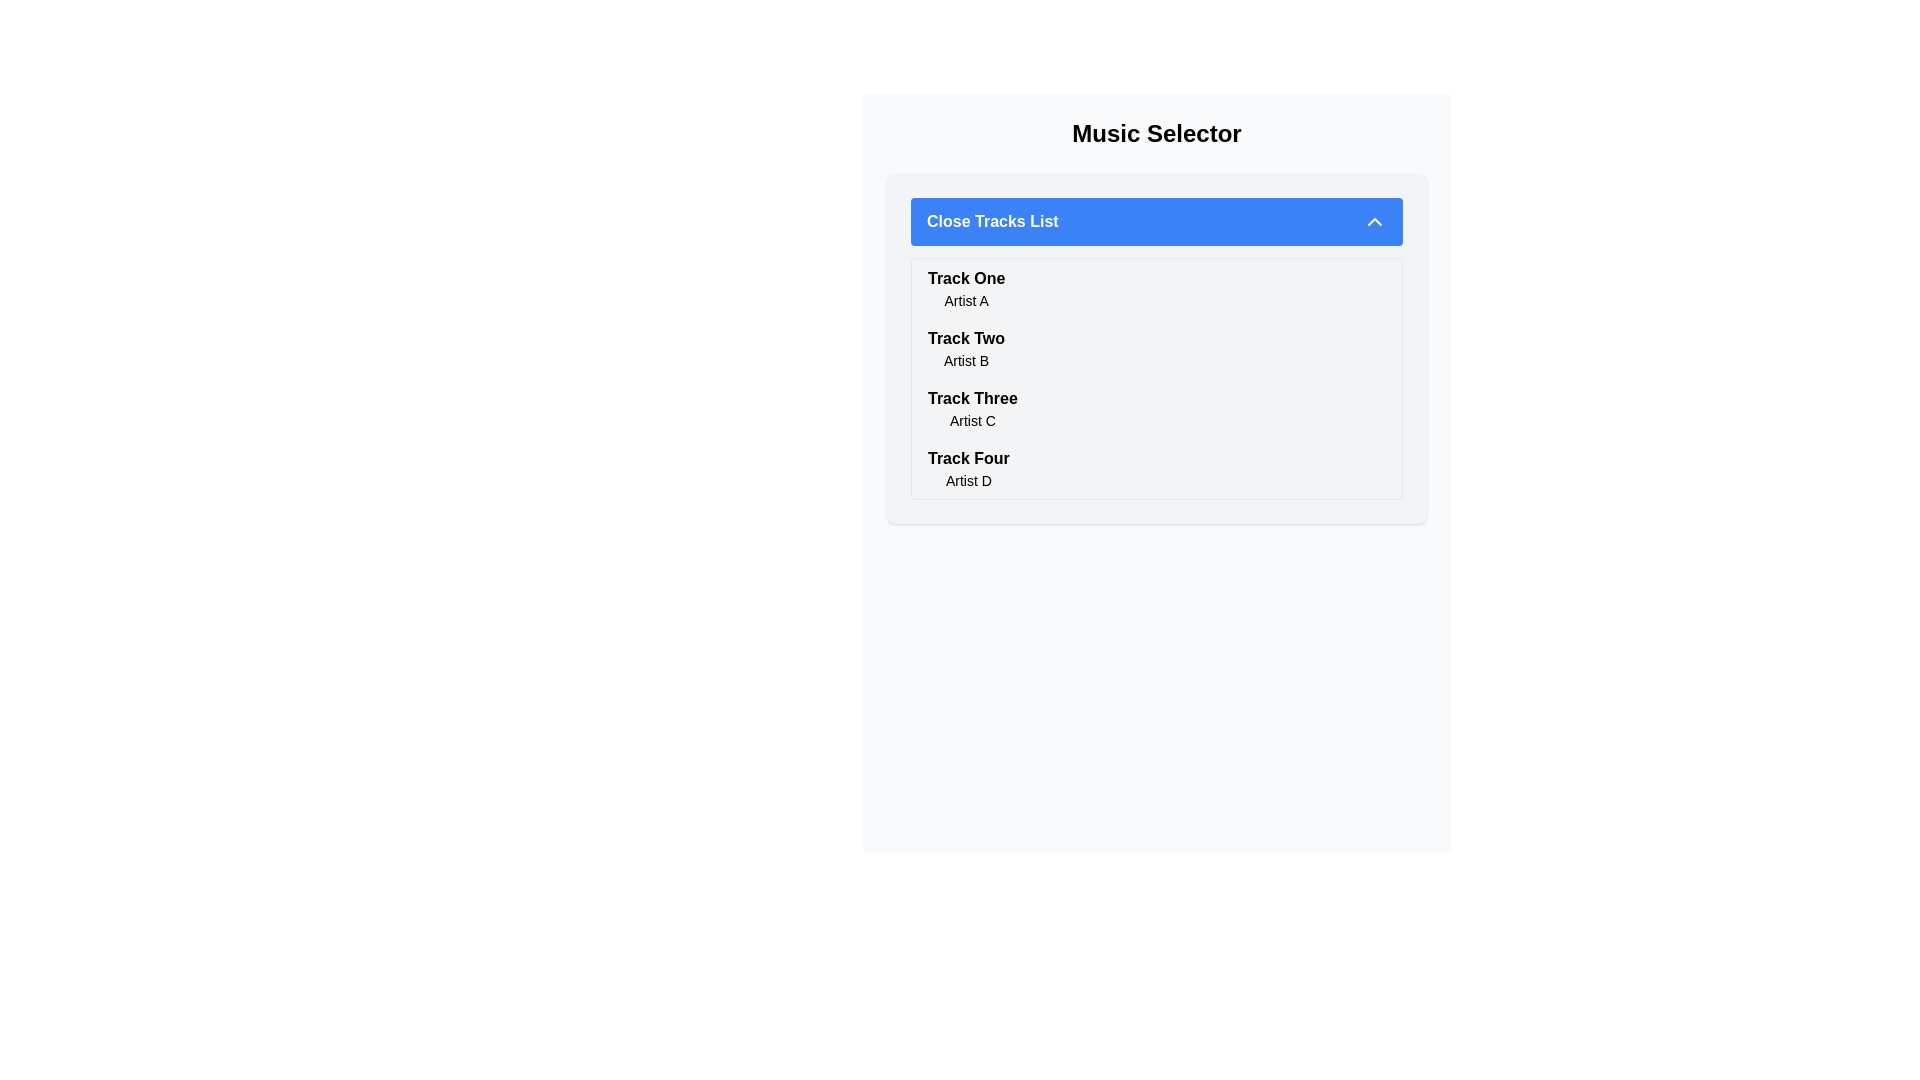  Describe the element at coordinates (966, 289) in the screenshot. I see `the list item displaying 'Track One' by 'Artist A'` at that location.